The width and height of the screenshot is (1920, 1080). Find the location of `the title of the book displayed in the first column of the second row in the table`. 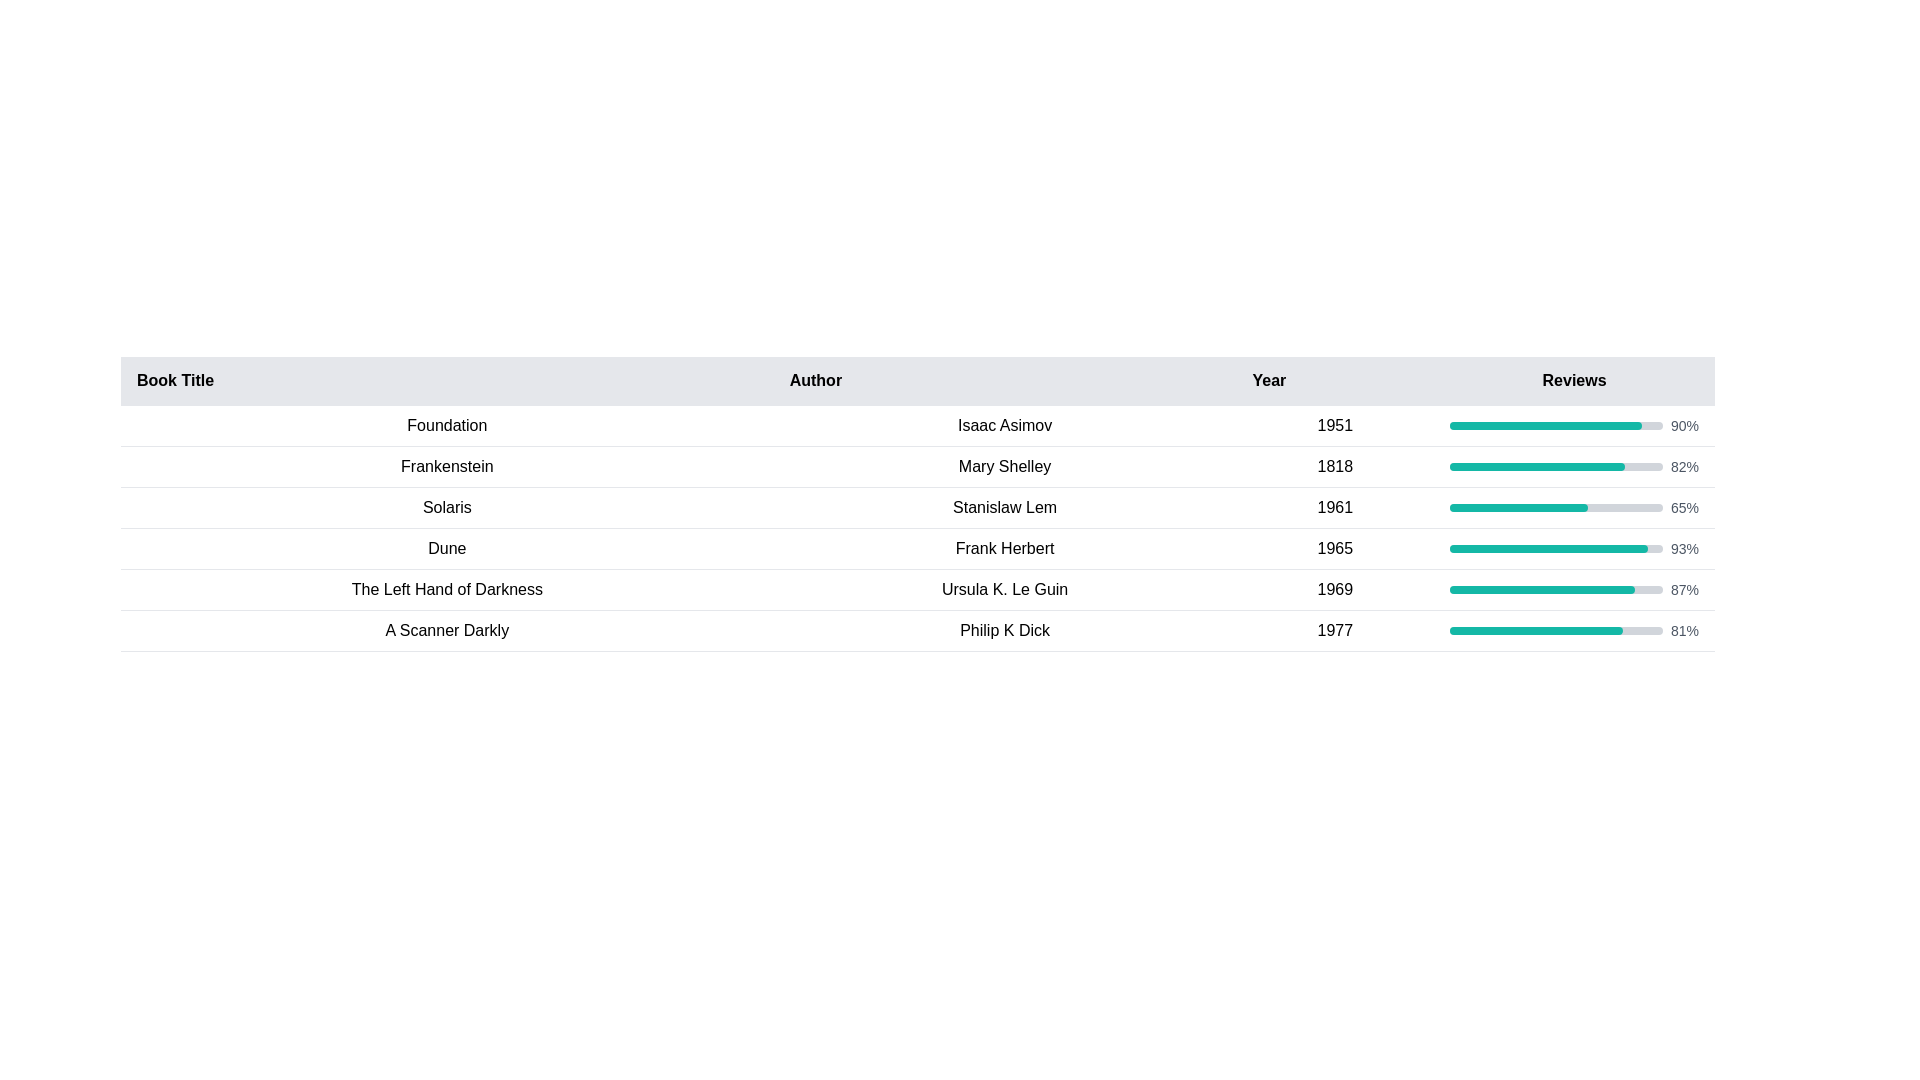

the title of the book displayed in the first column of the second row in the table is located at coordinates (446, 466).